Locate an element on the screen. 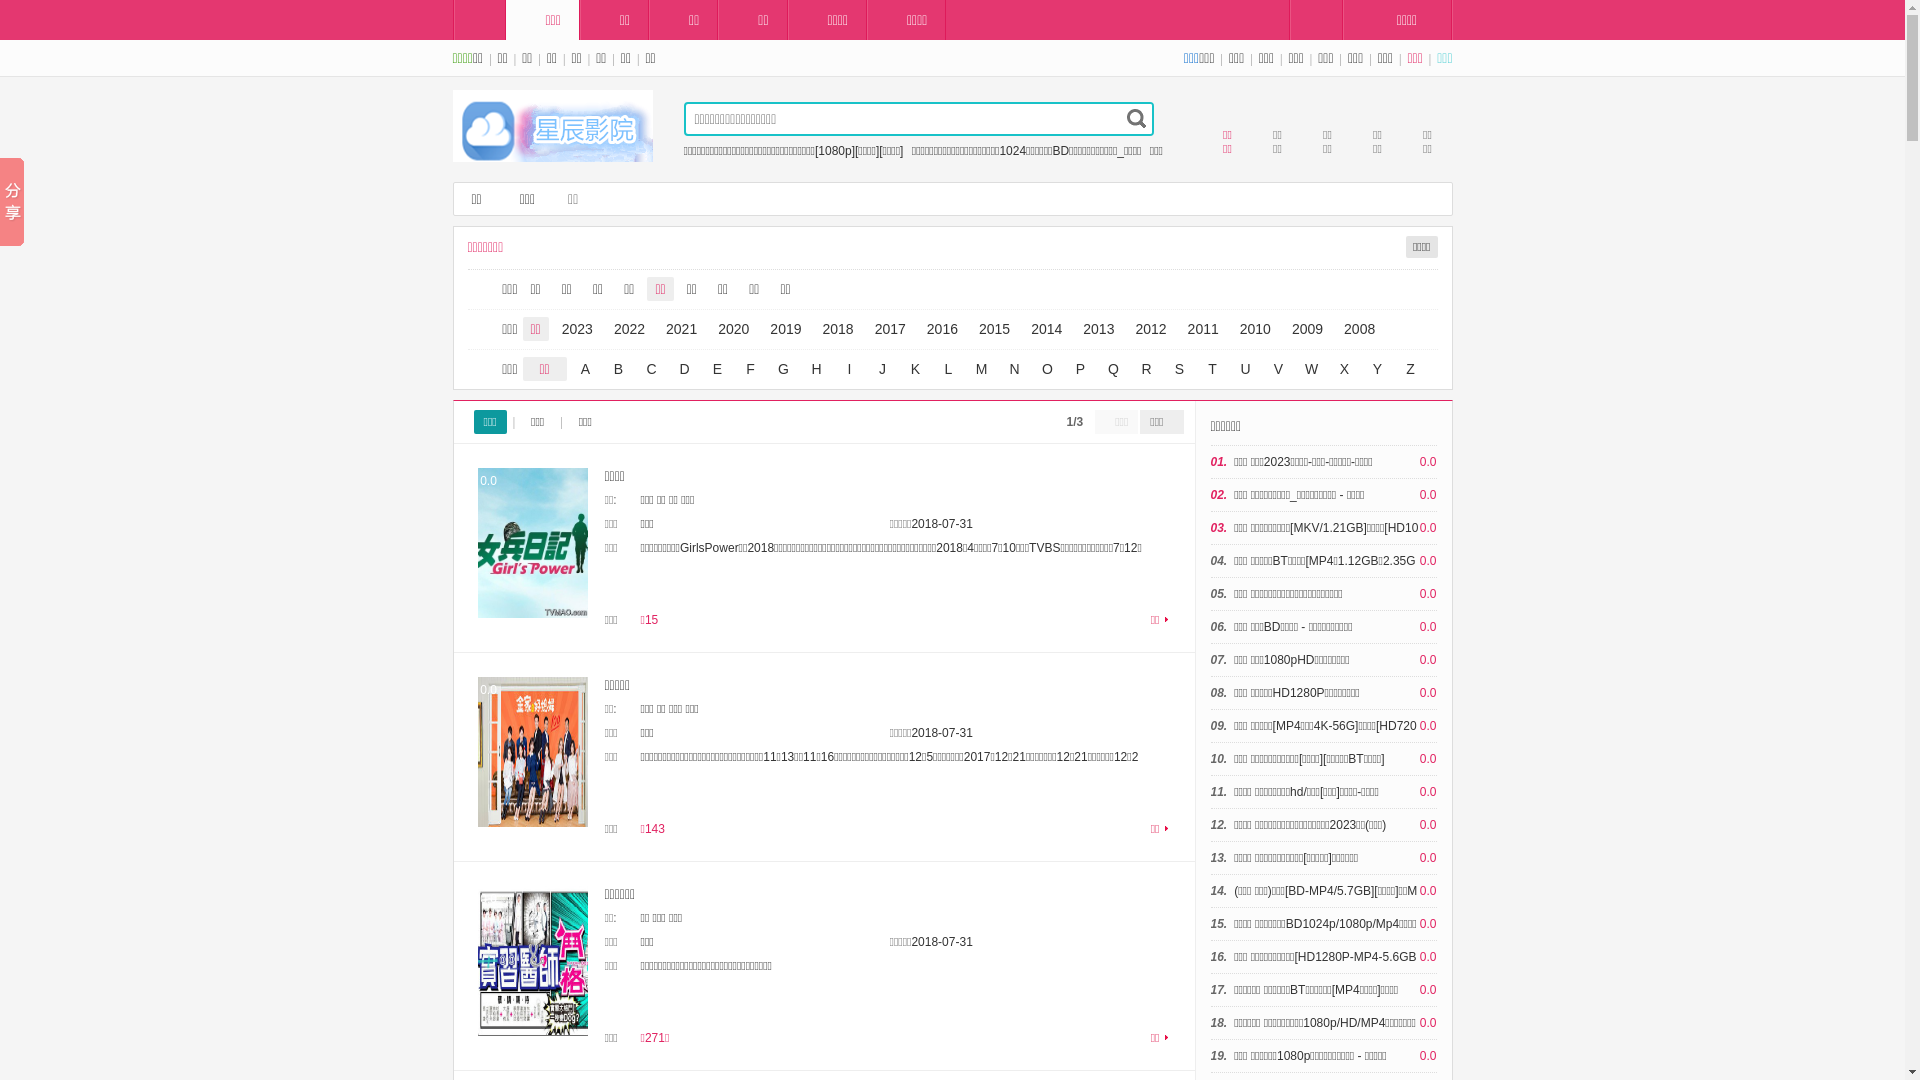  'M' is located at coordinates (968, 369).